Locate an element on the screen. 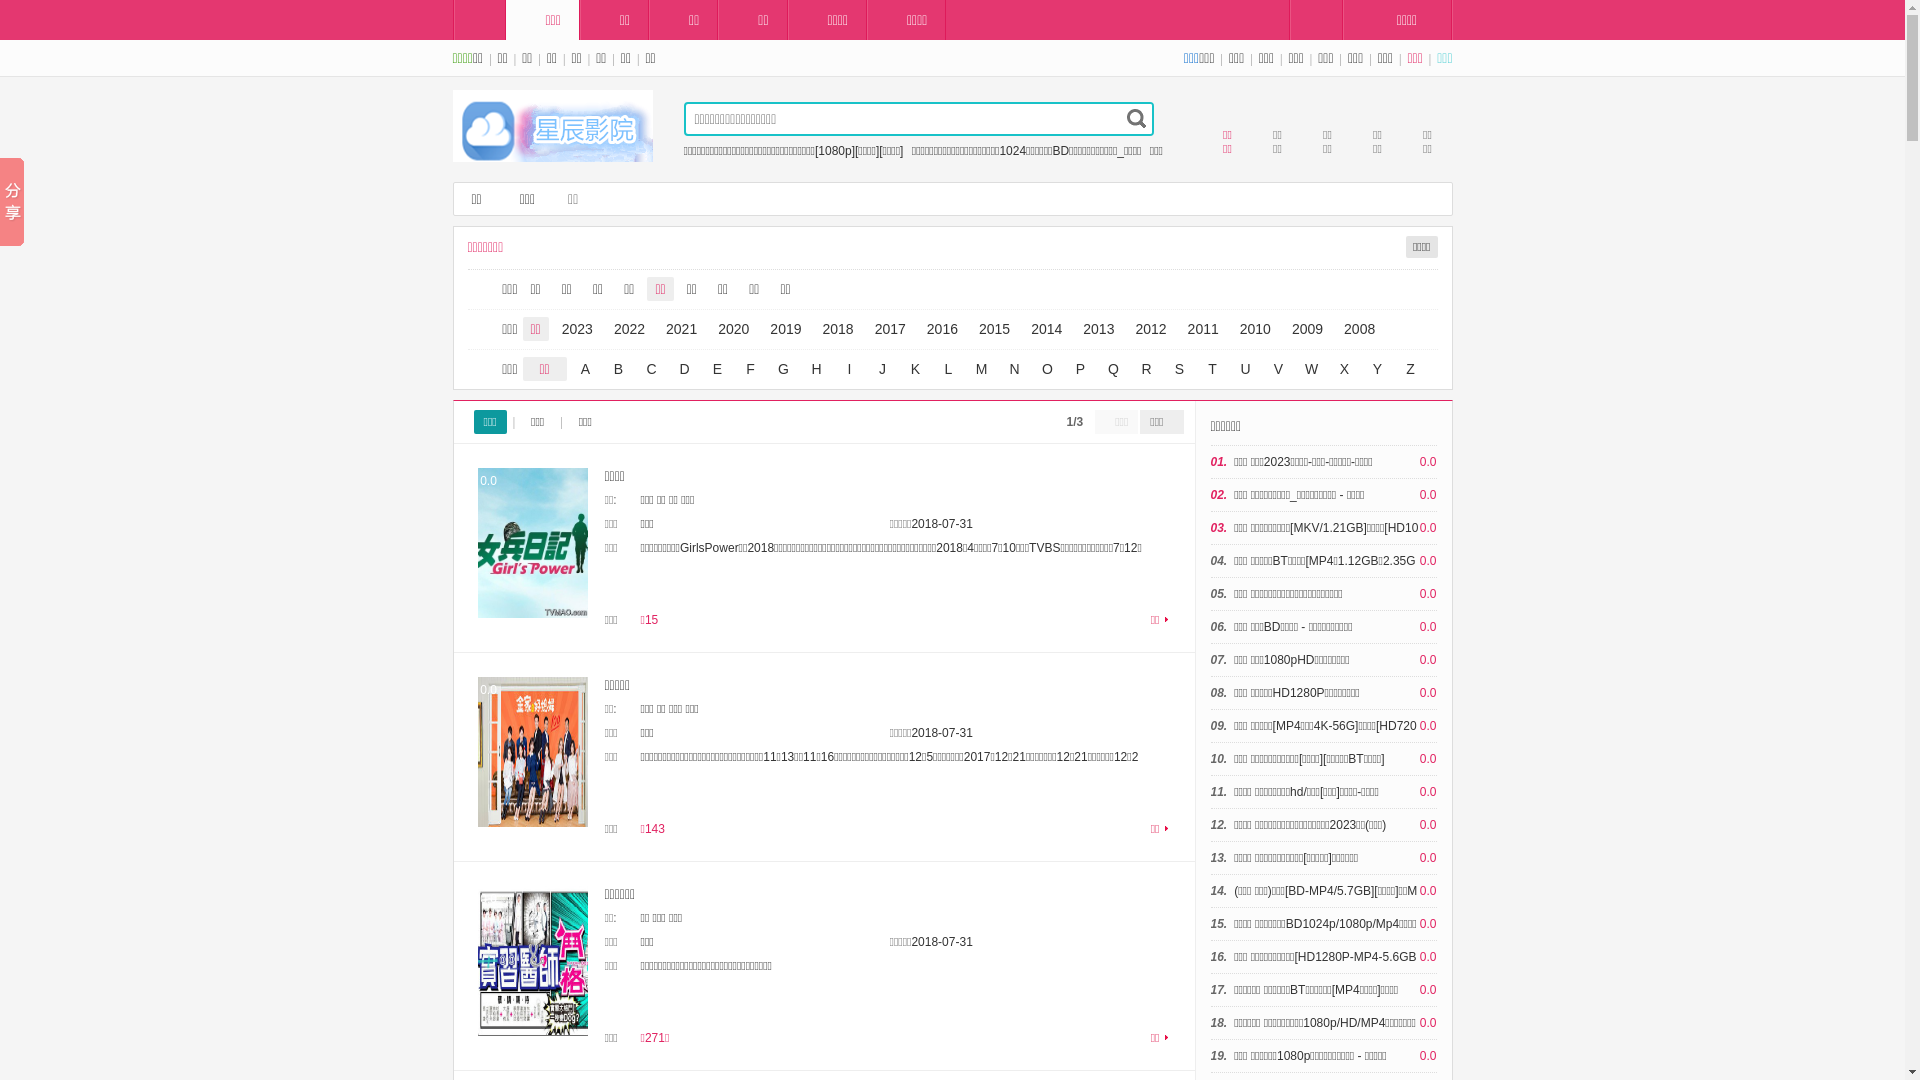  'M' is located at coordinates (968, 369).